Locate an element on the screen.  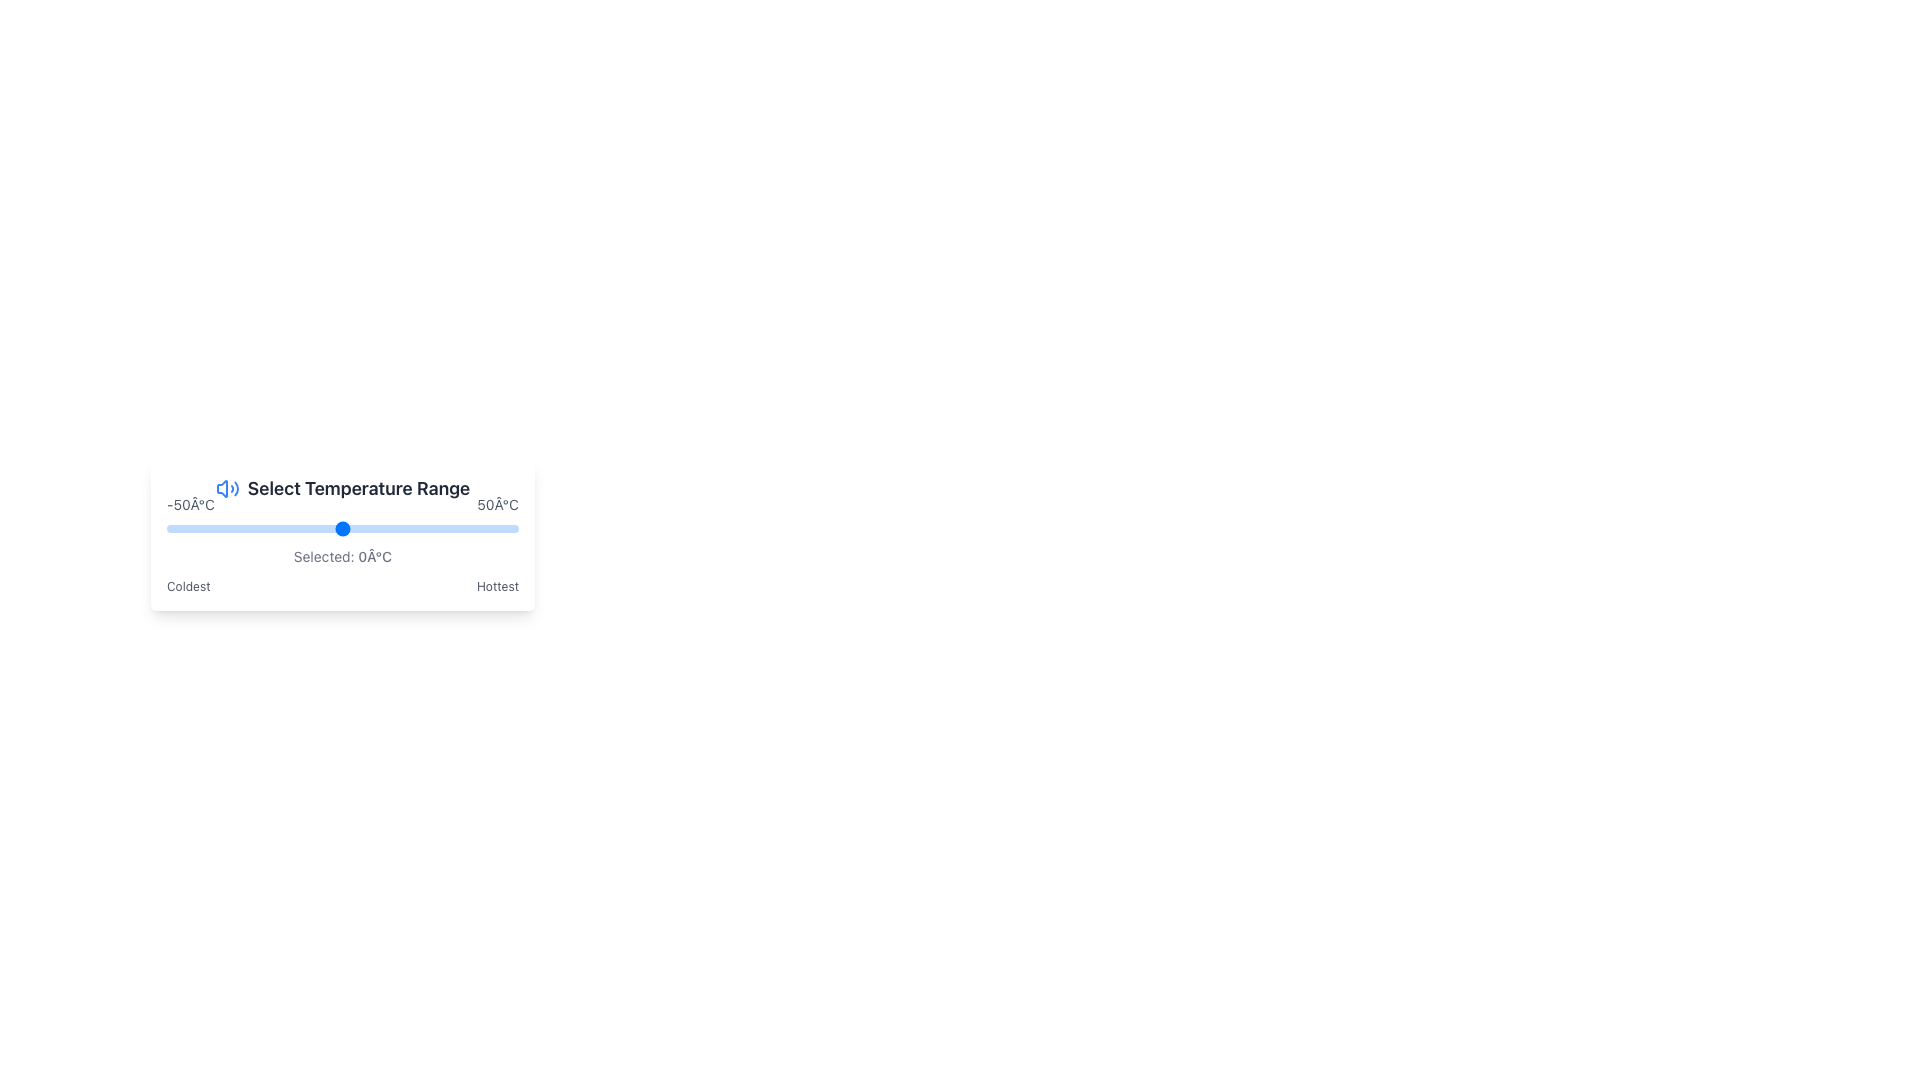
the text label displaying 'Selected: 0°C', which is centrally aligned, styled in gray, and located at the bottom of the temperature selection interface, just above the labels 'Coldest' and 'Hottest' is located at coordinates (342, 556).